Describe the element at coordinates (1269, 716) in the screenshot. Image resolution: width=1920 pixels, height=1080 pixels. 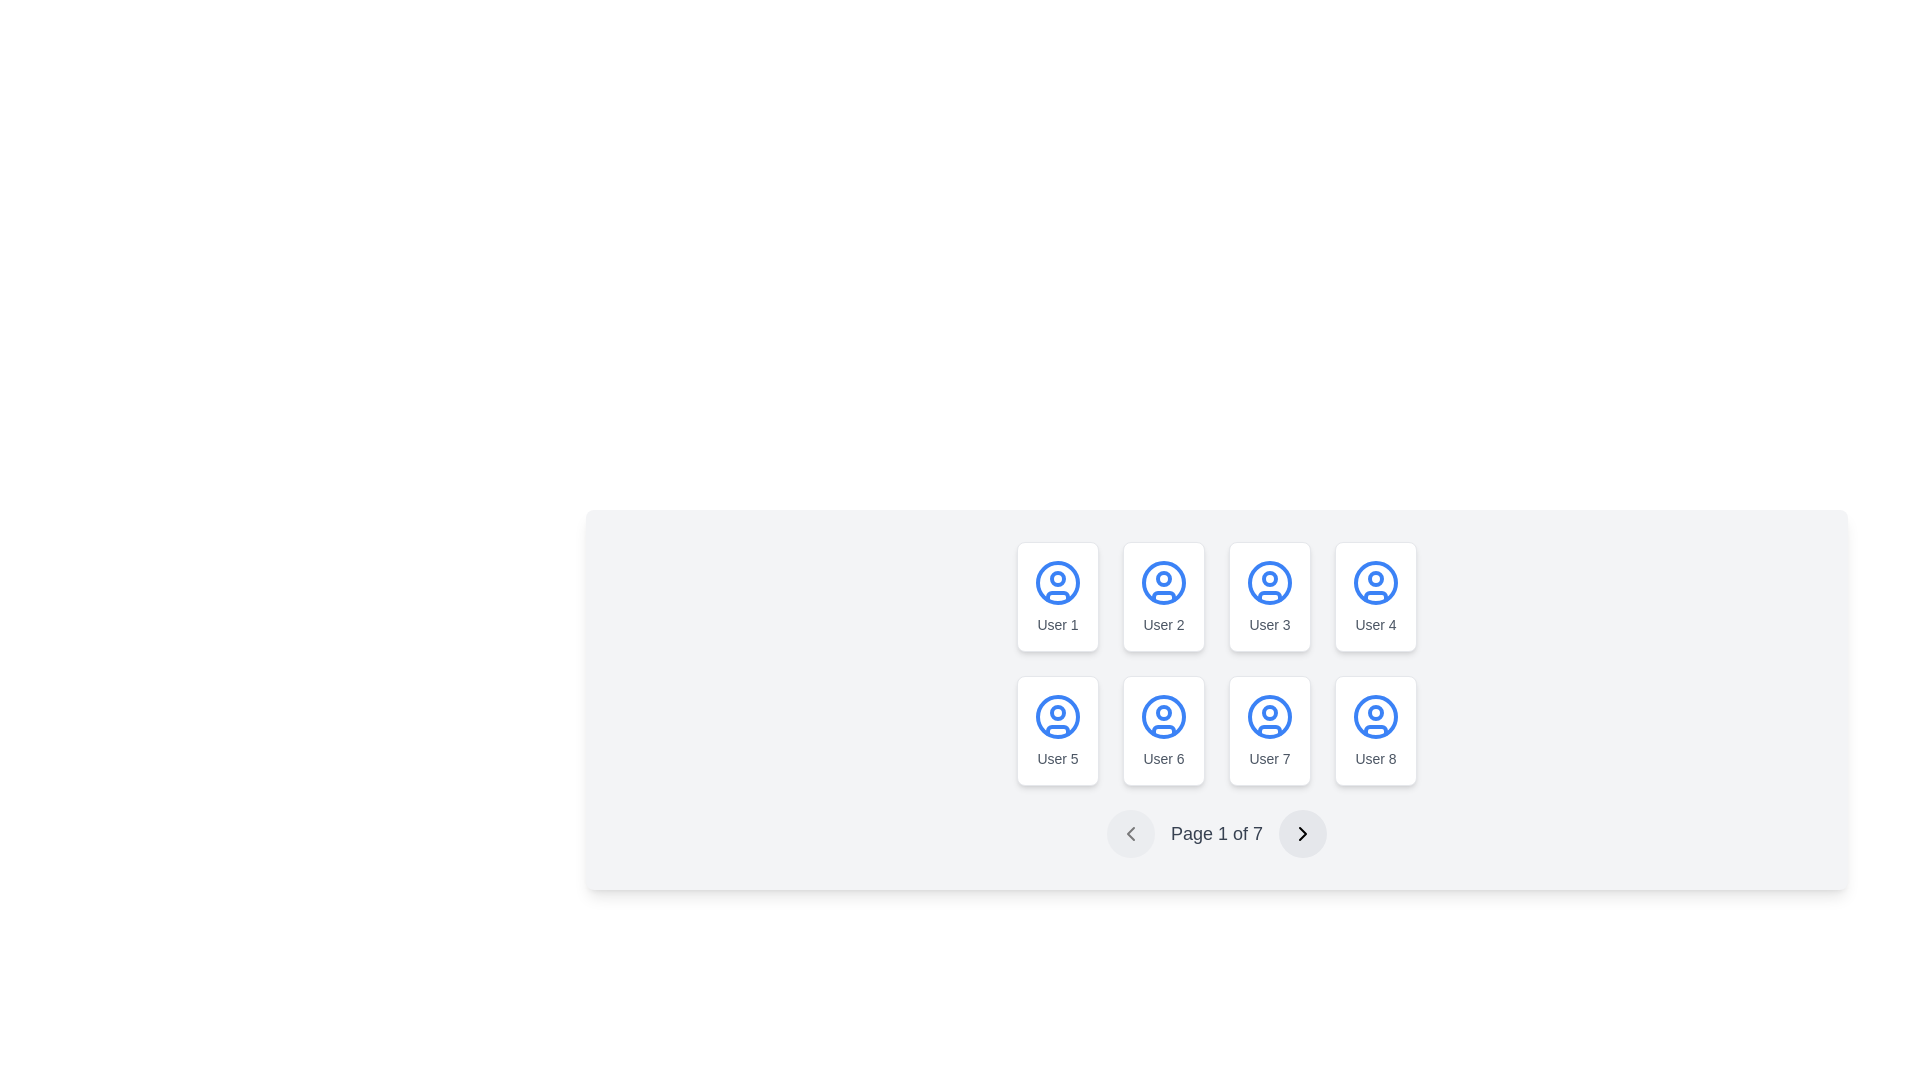
I see `the SVG Circle Graphic that is part of the 'User 7' profile icon, which has a blue border and white background, located in the second row, third column of the user grid` at that location.